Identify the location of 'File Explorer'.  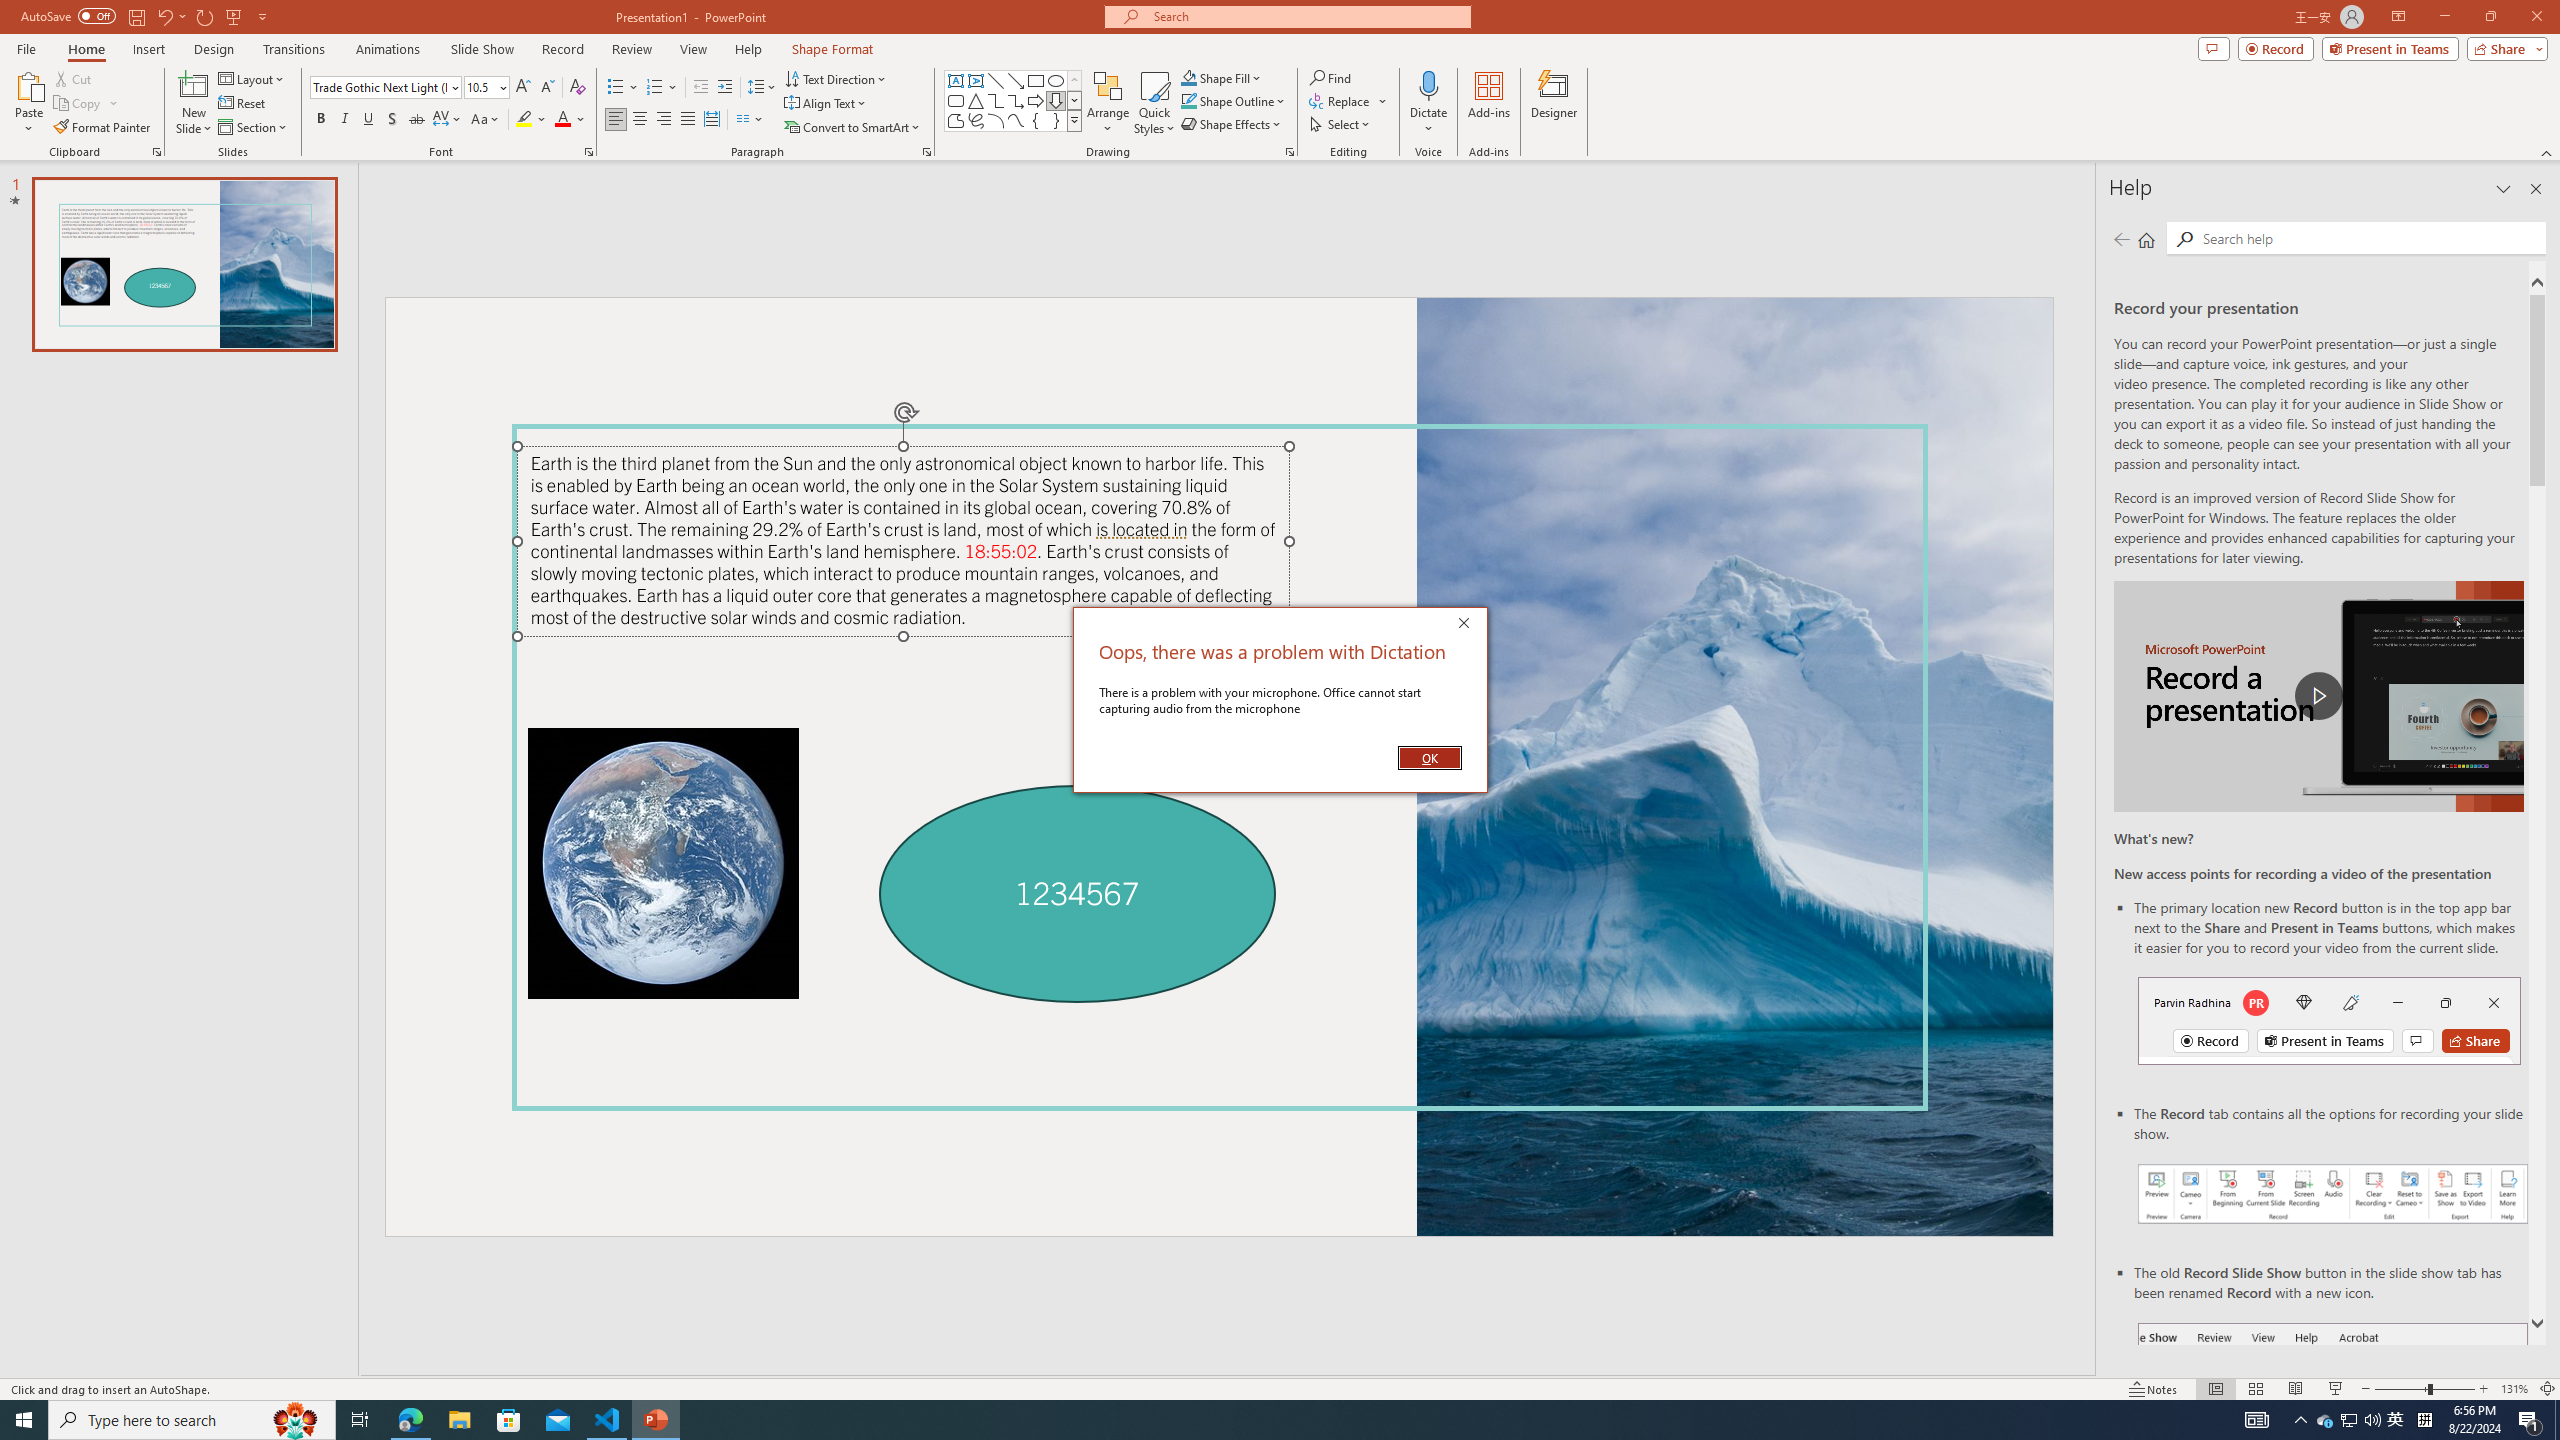
(458, 1418).